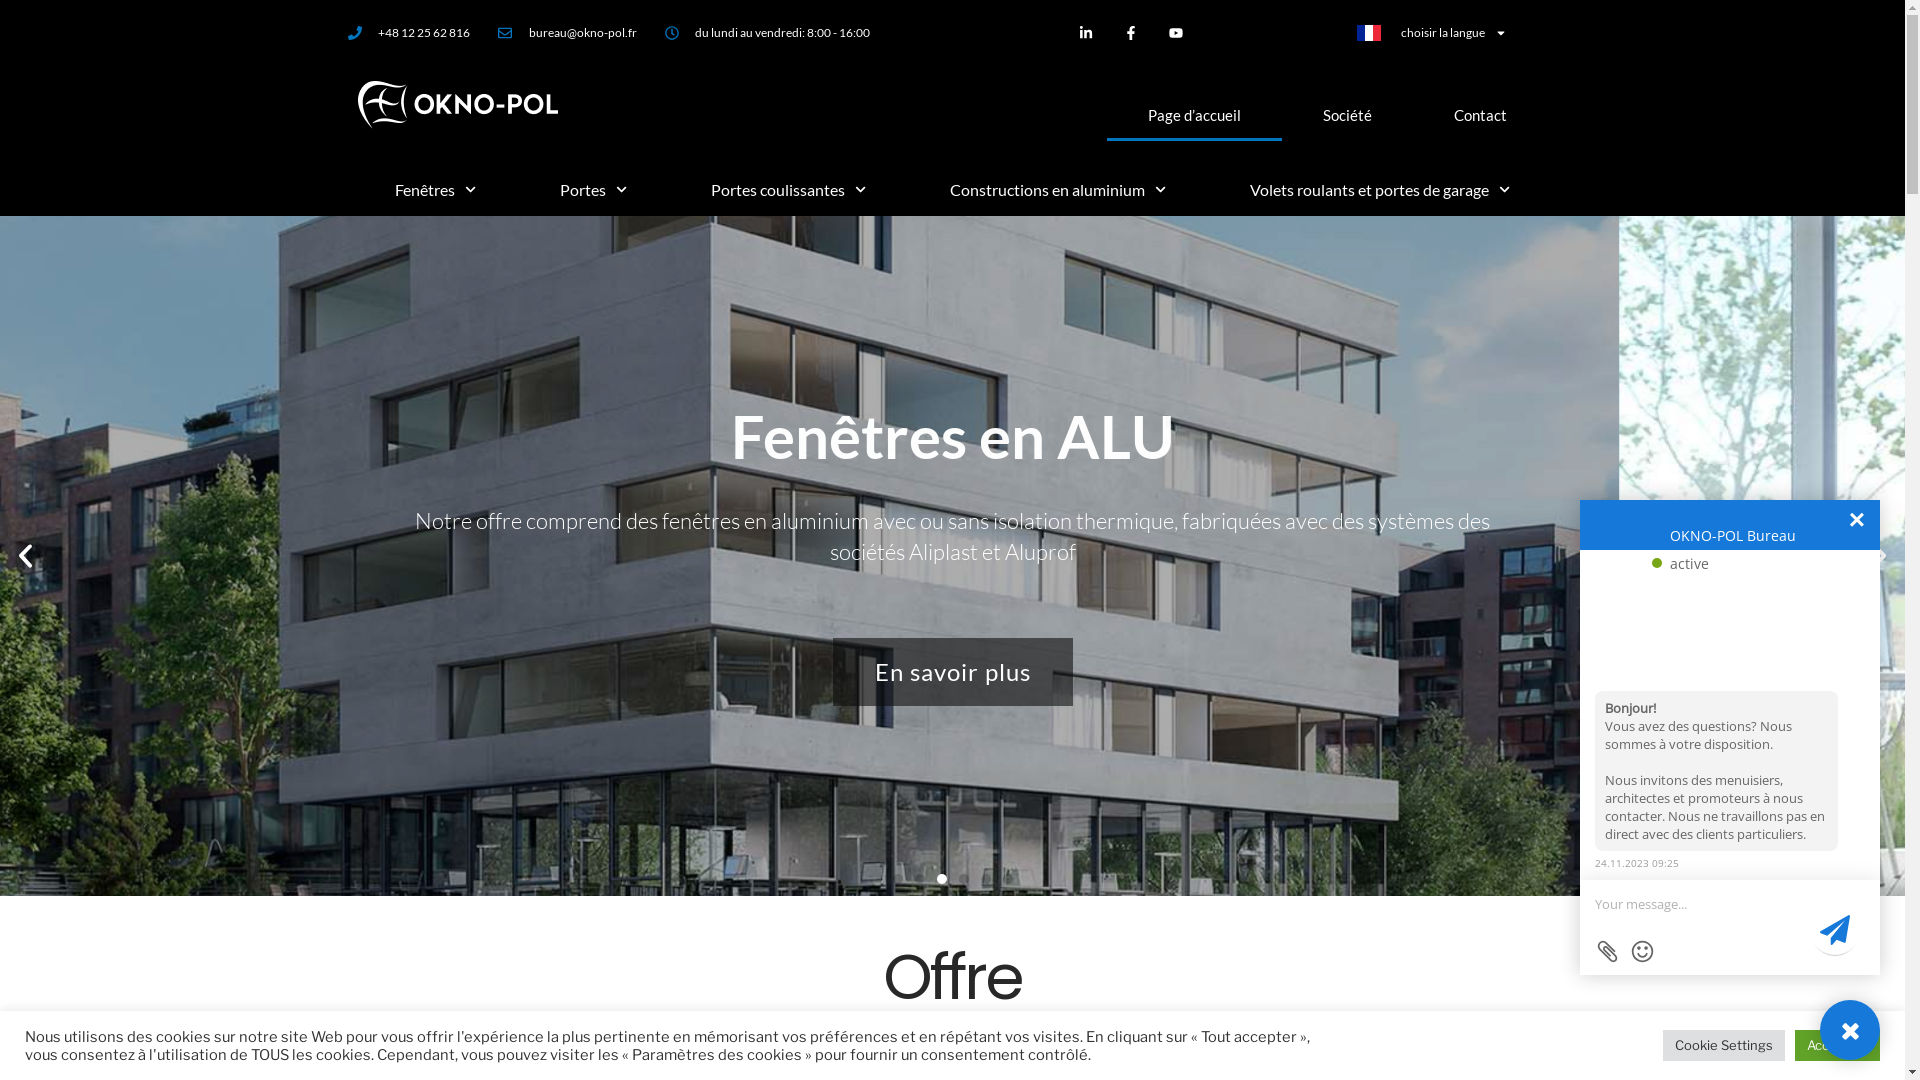 The width and height of the screenshot is (1920, 1080). Describe the element at coordinates (347, 33) in the screenshot. I see `'+48 12 25 62 816'` at that location.